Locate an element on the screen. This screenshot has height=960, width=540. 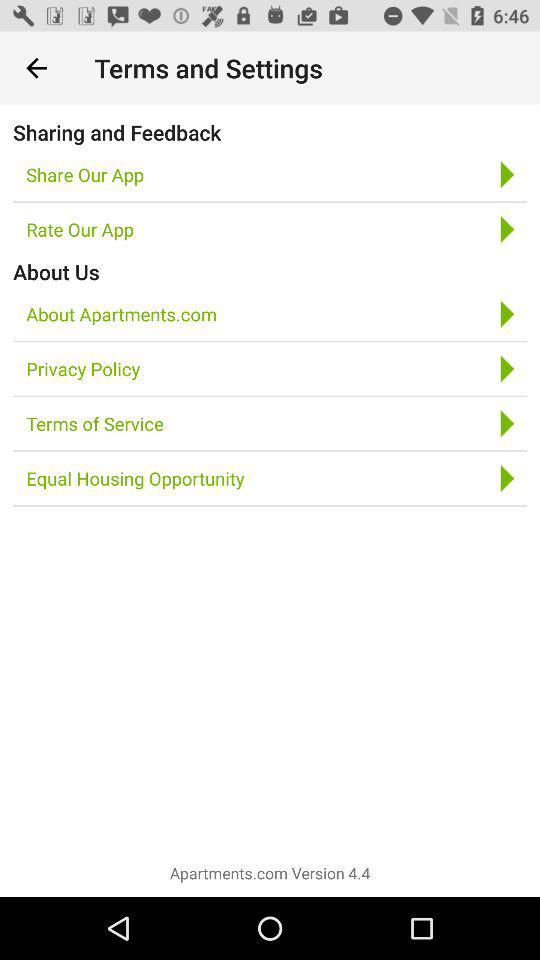
sharing and feedback is located at coordinates (117, 131).